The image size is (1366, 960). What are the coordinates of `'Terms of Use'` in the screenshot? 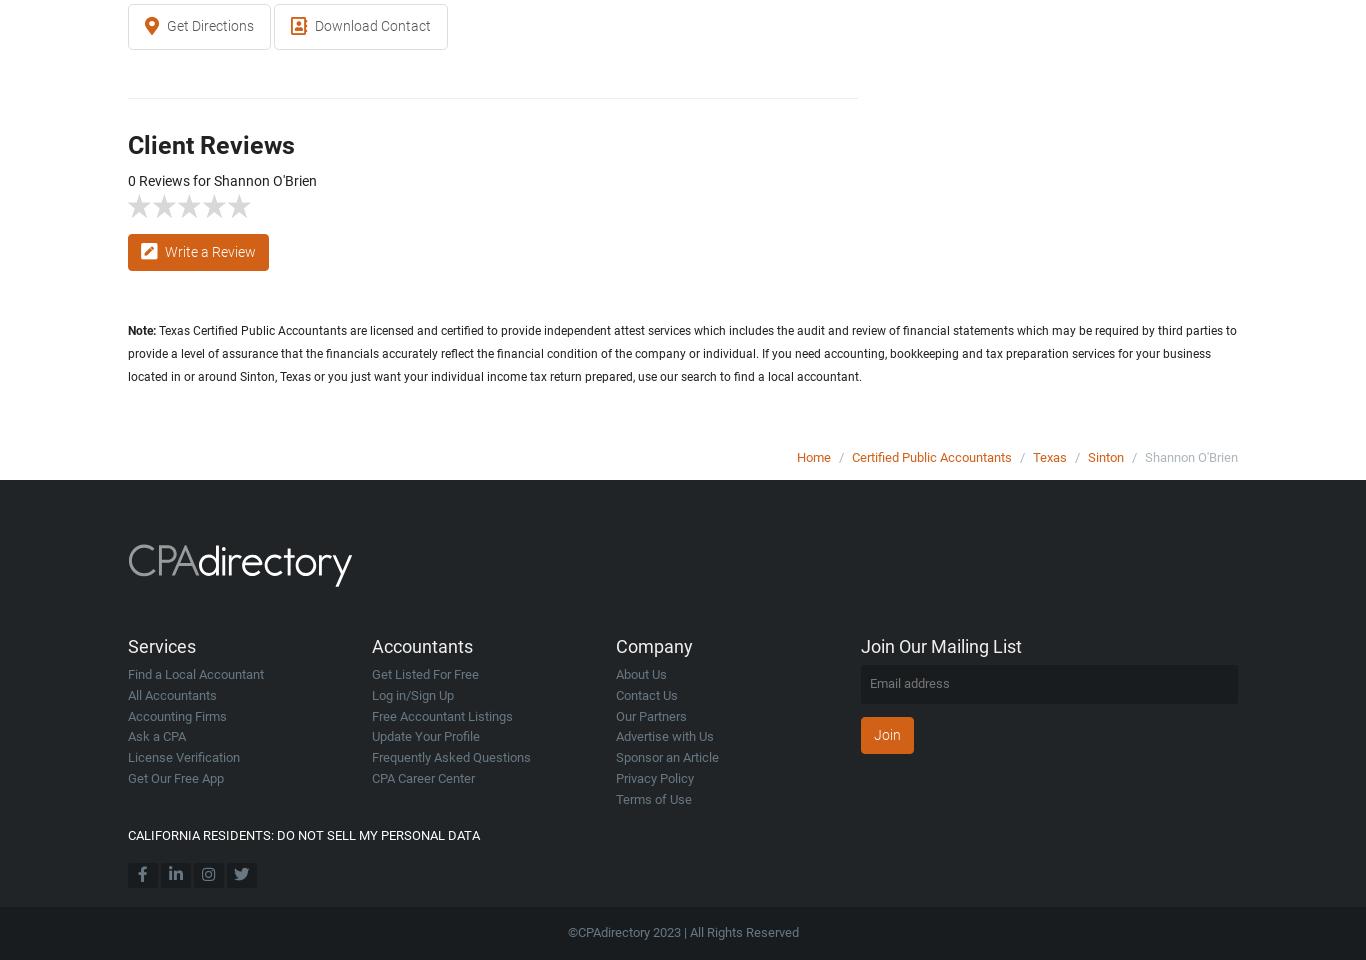 It's located at (653, 798).